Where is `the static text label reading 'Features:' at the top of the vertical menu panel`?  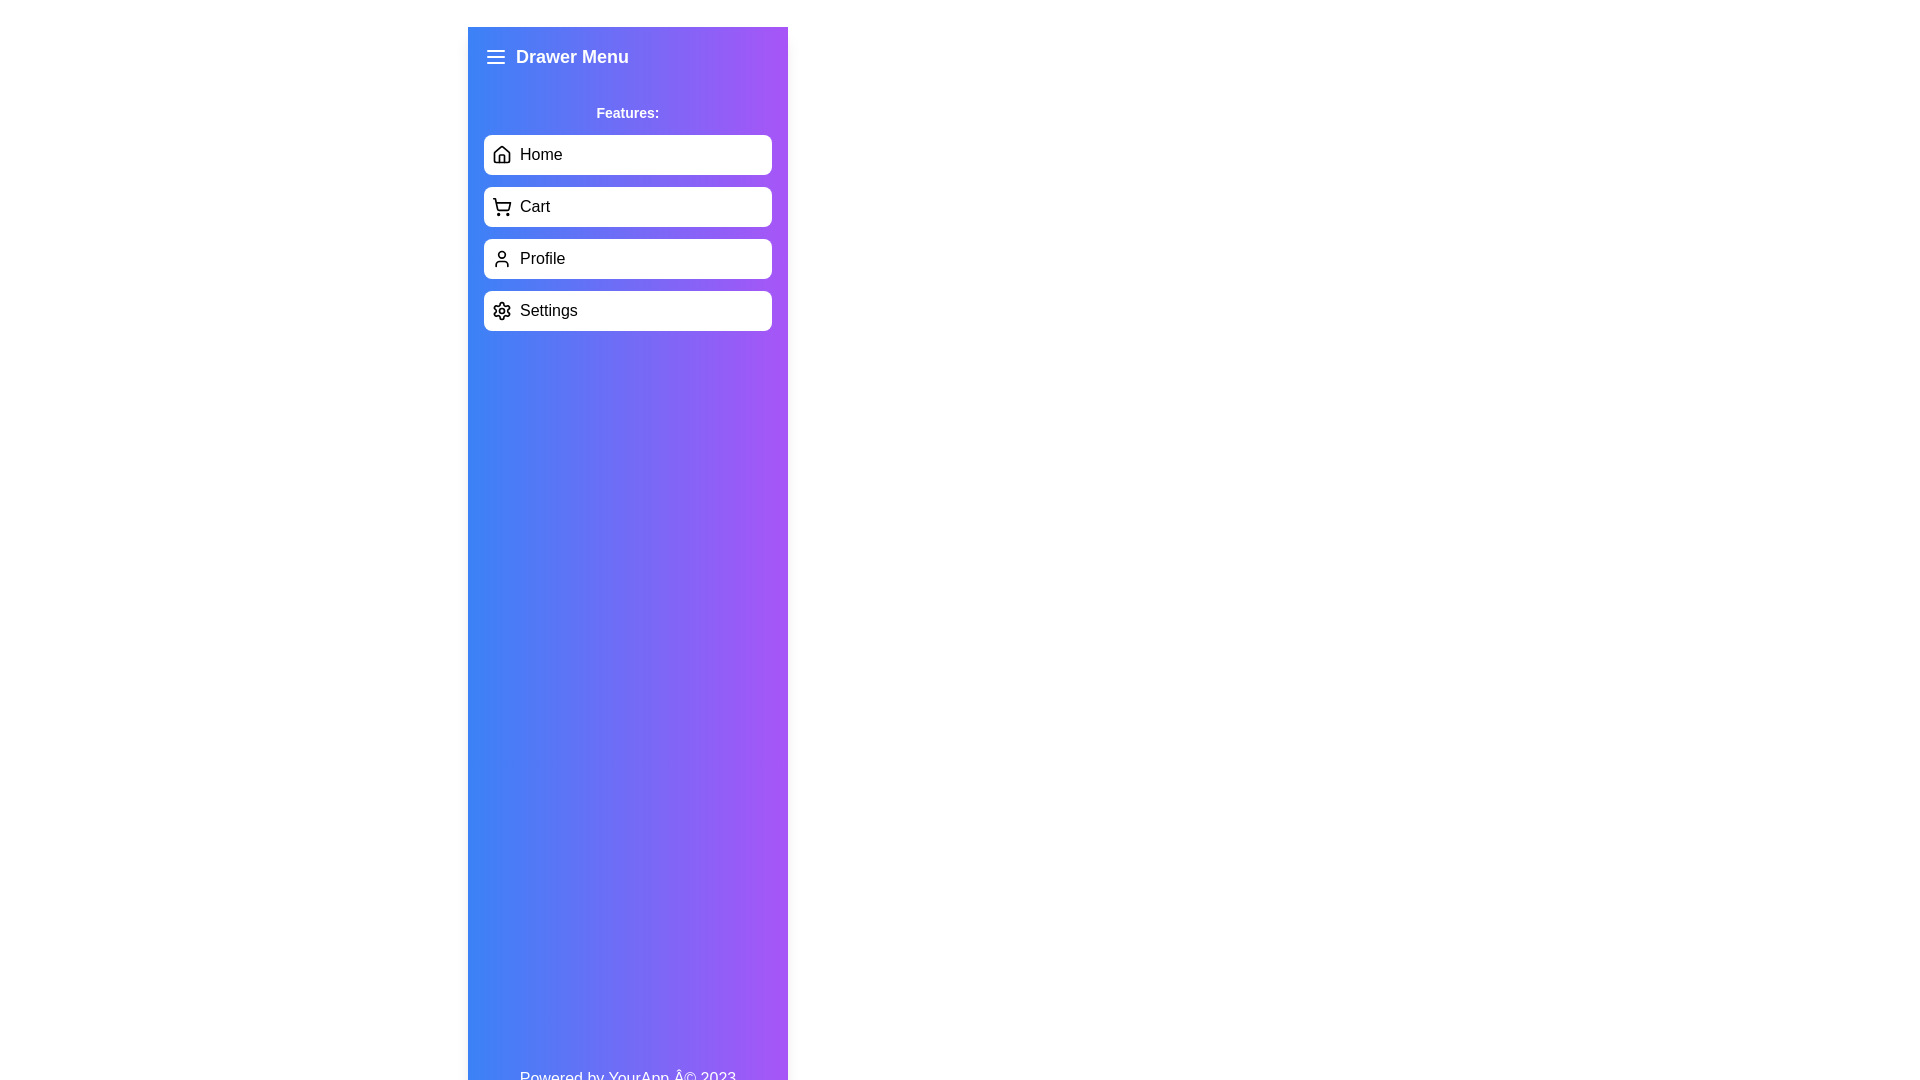
the static text label reading 'Features:' at the top of the vertical menu panel is located at coordinates (627, 112).